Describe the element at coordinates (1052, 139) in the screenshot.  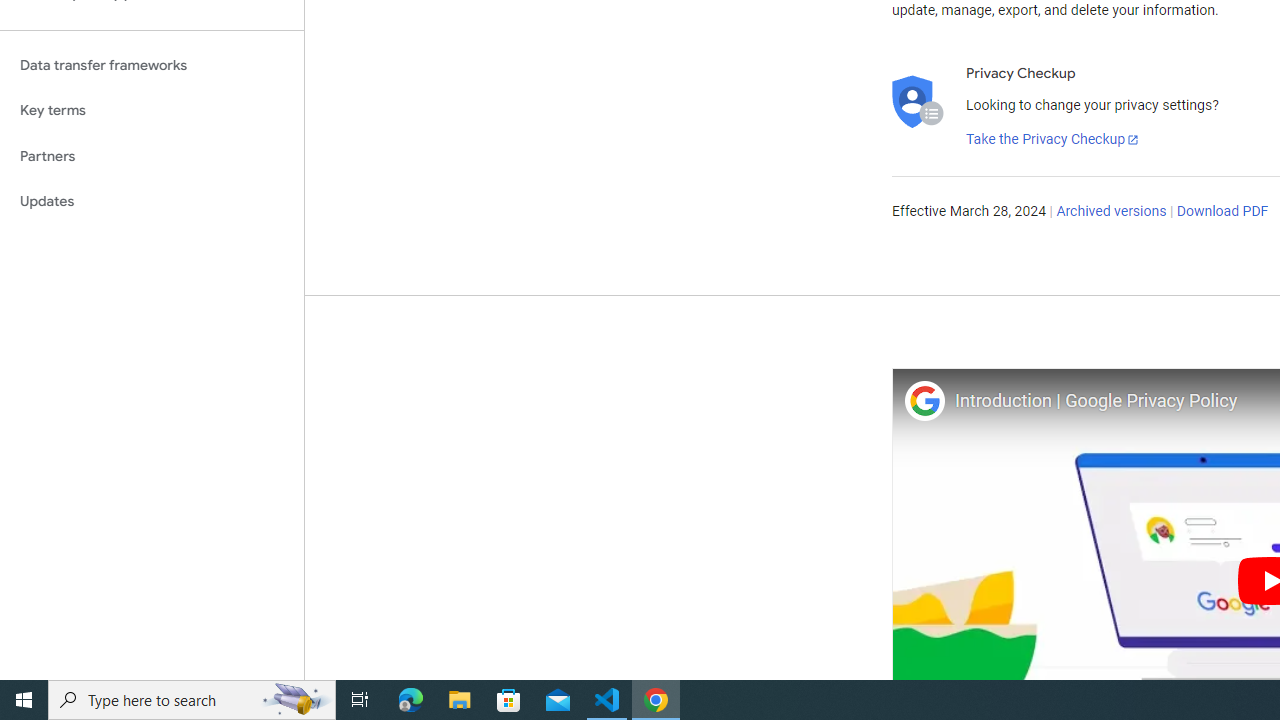
I see `'Take the Privacy Checkup'` at that location.